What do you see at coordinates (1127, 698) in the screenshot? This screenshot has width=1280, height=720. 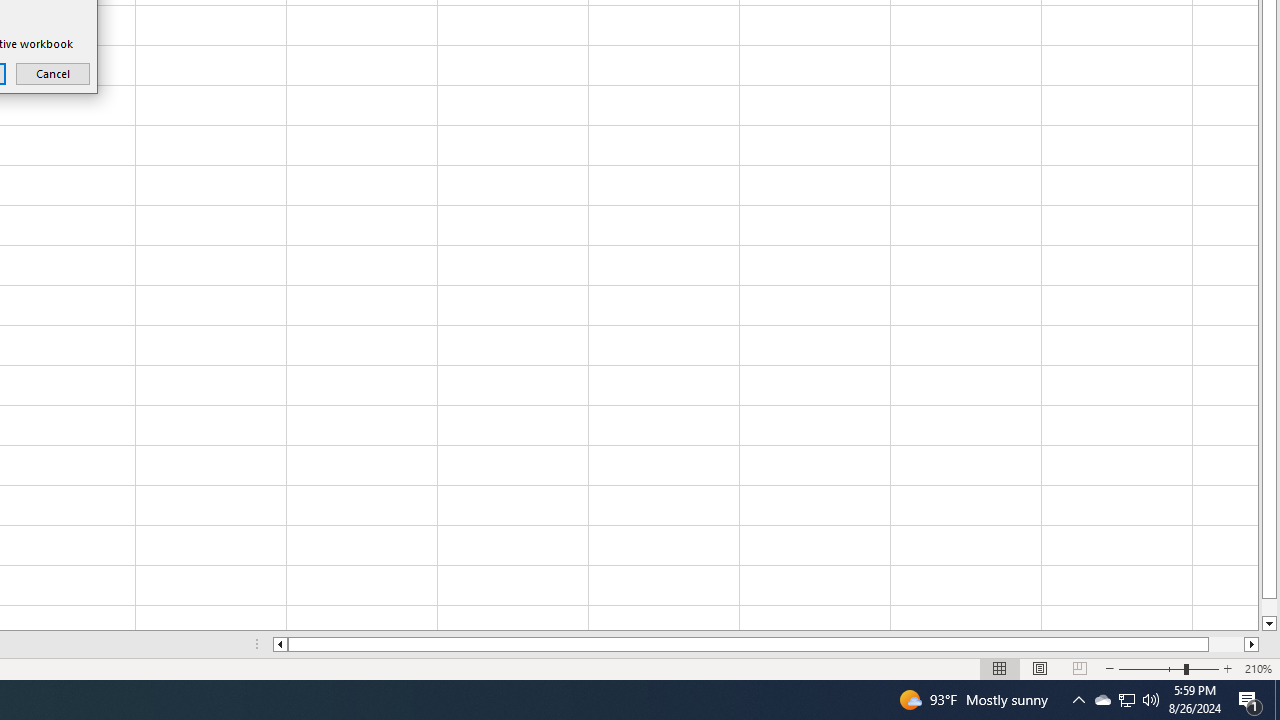 I see `'User Promoted Notification Area'` at bounding box center [1127, 698].